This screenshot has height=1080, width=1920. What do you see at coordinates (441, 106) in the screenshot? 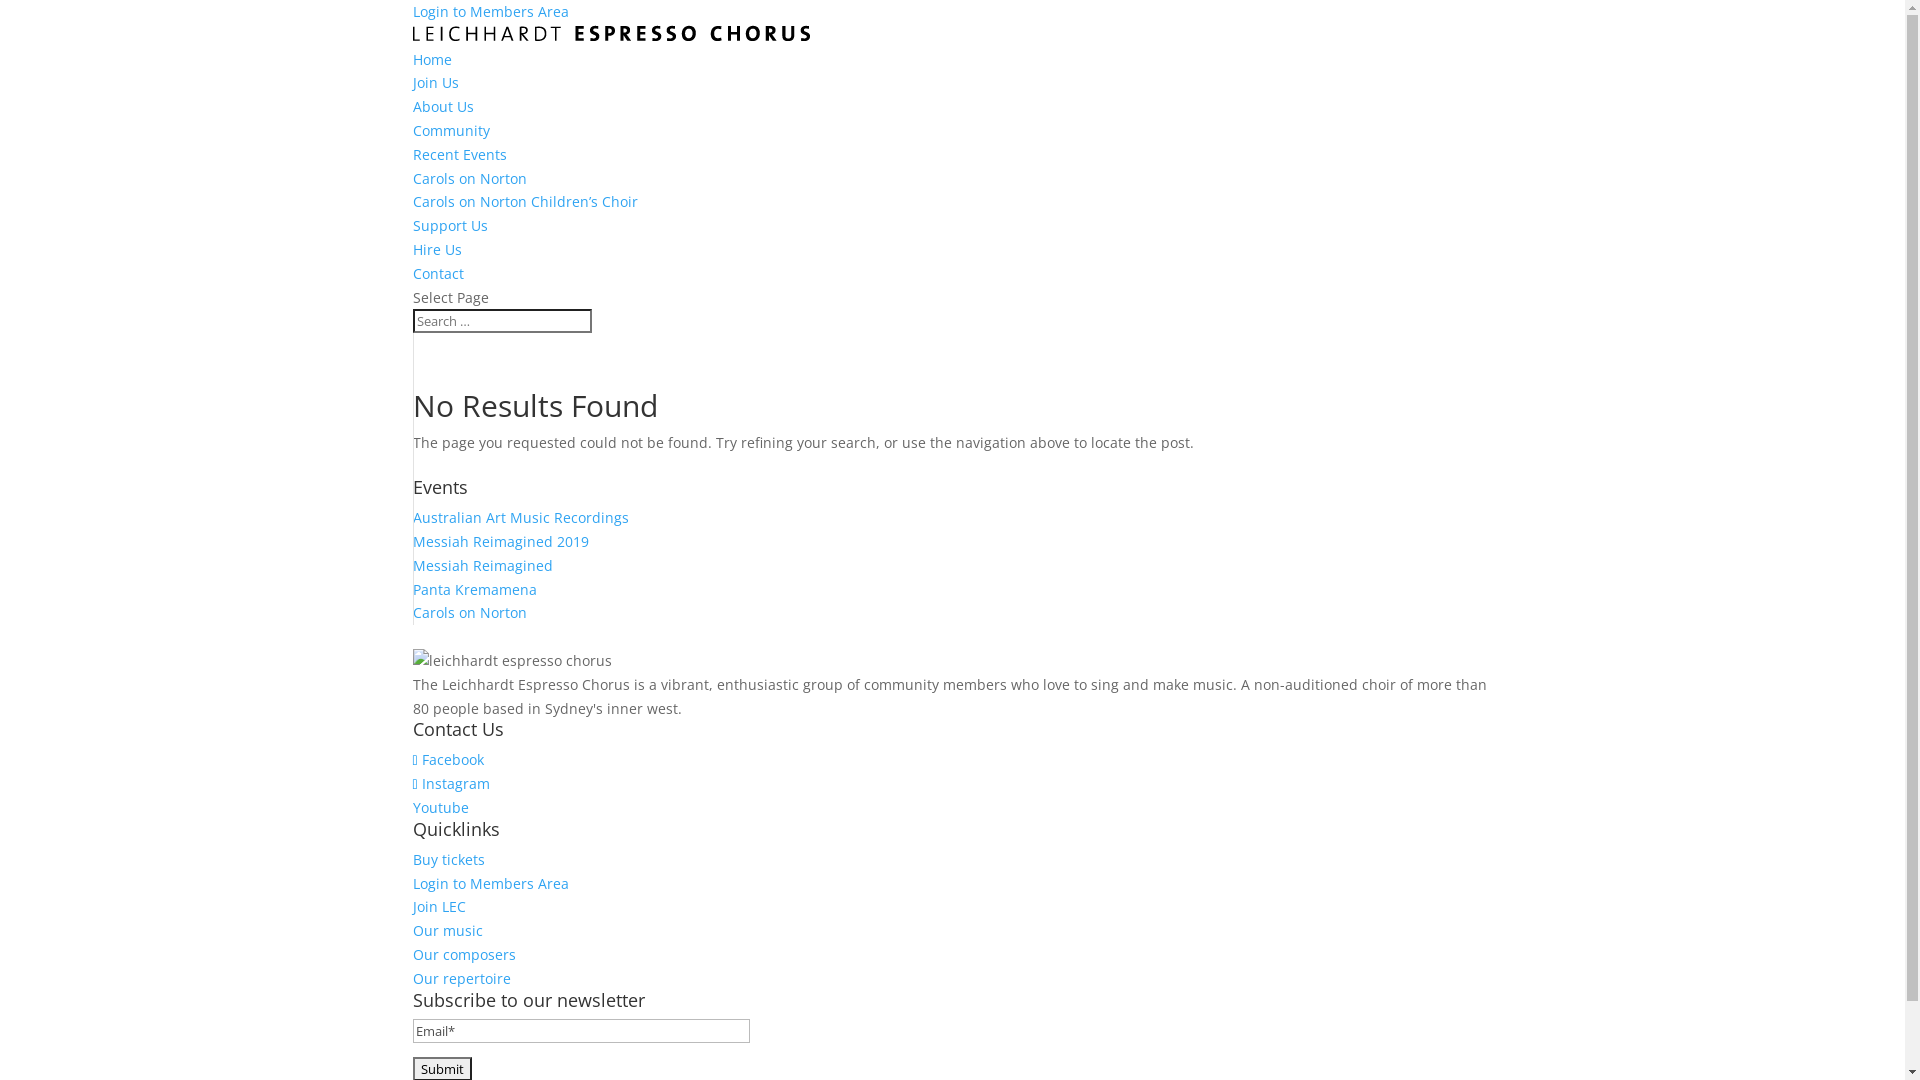
I see `'About Us'` at bounding box center [441, 106].